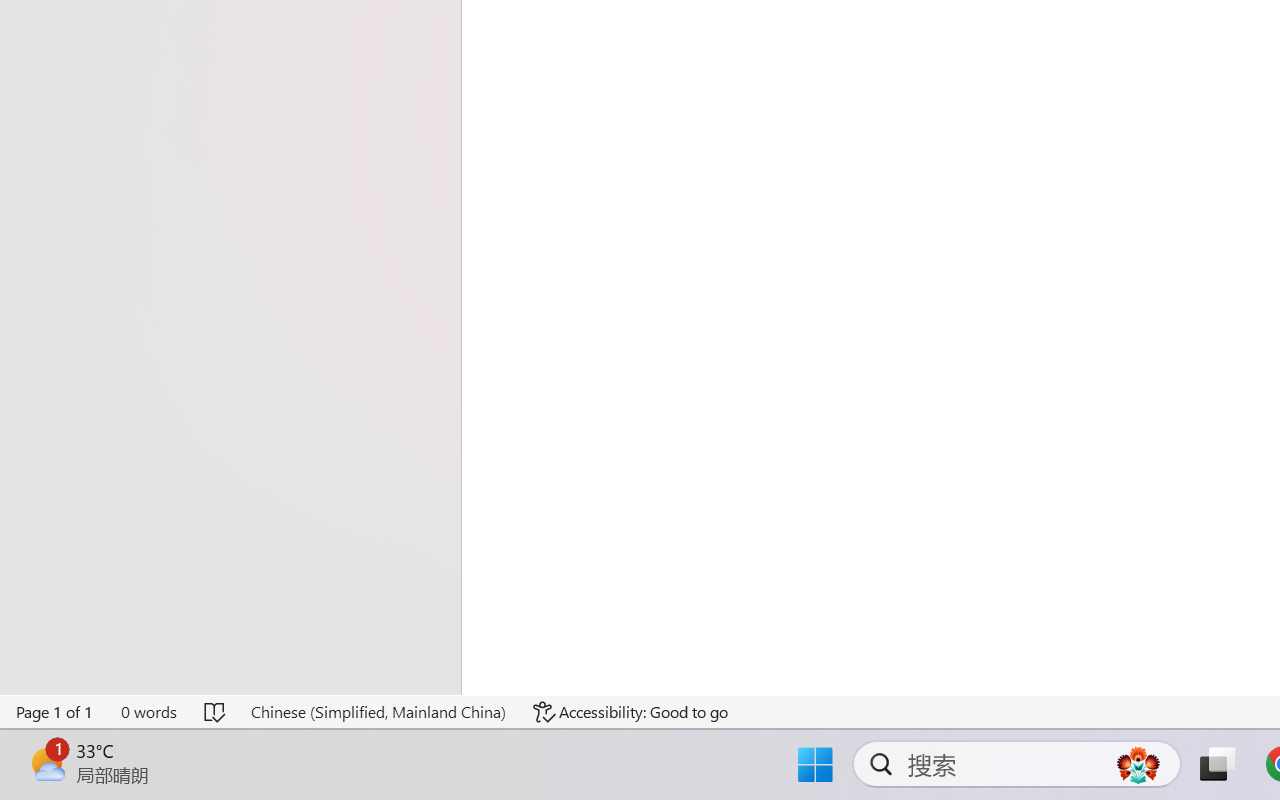 Image resolution: width=1280 pixels, height=800 pixels. Describe the element at coordinates (378, 711) in the screenshot. I see `'Language Chinese (Simplified, Mainland China)'` at that location.